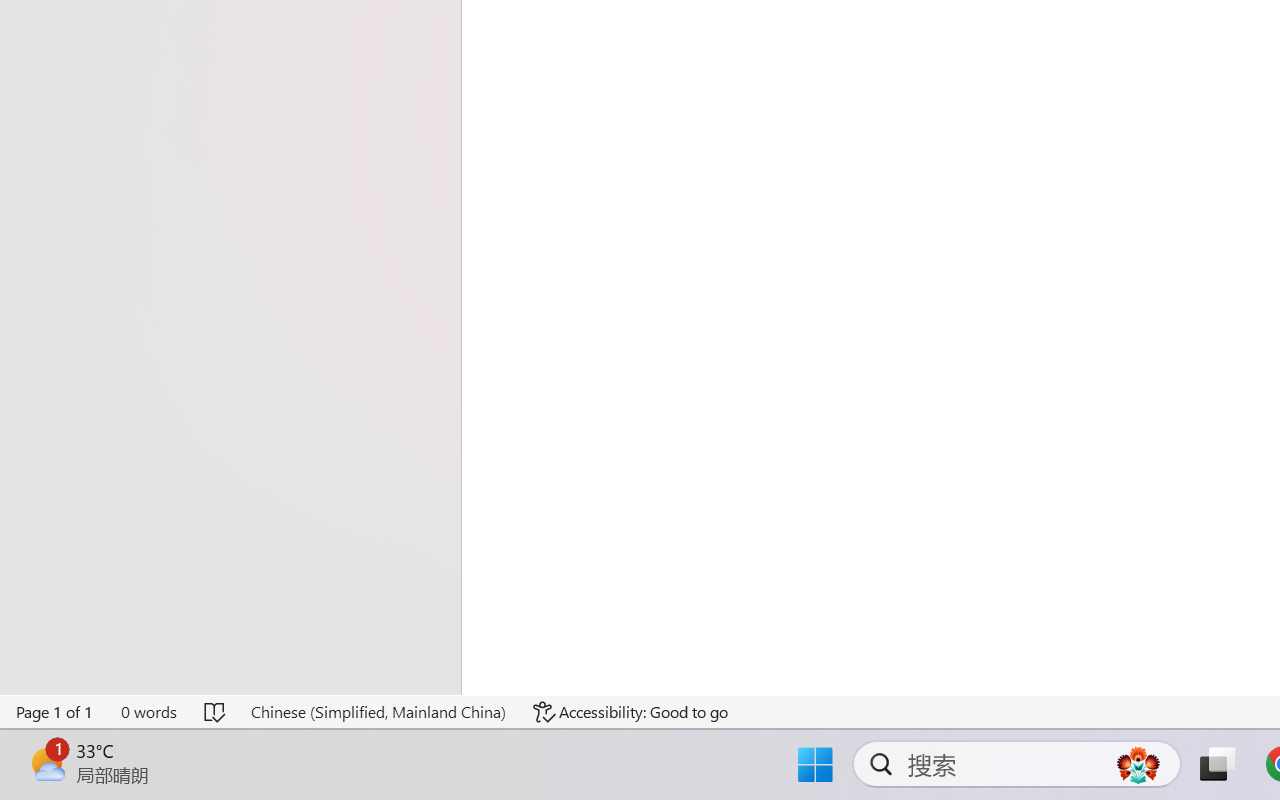 Image resolution: width=1280 pixels, height=800 pixels. Describe the element at coordinates (378, 711) in the screenshot. I see `'Language Chinese (Simplified, Mainland China)'` at that location.